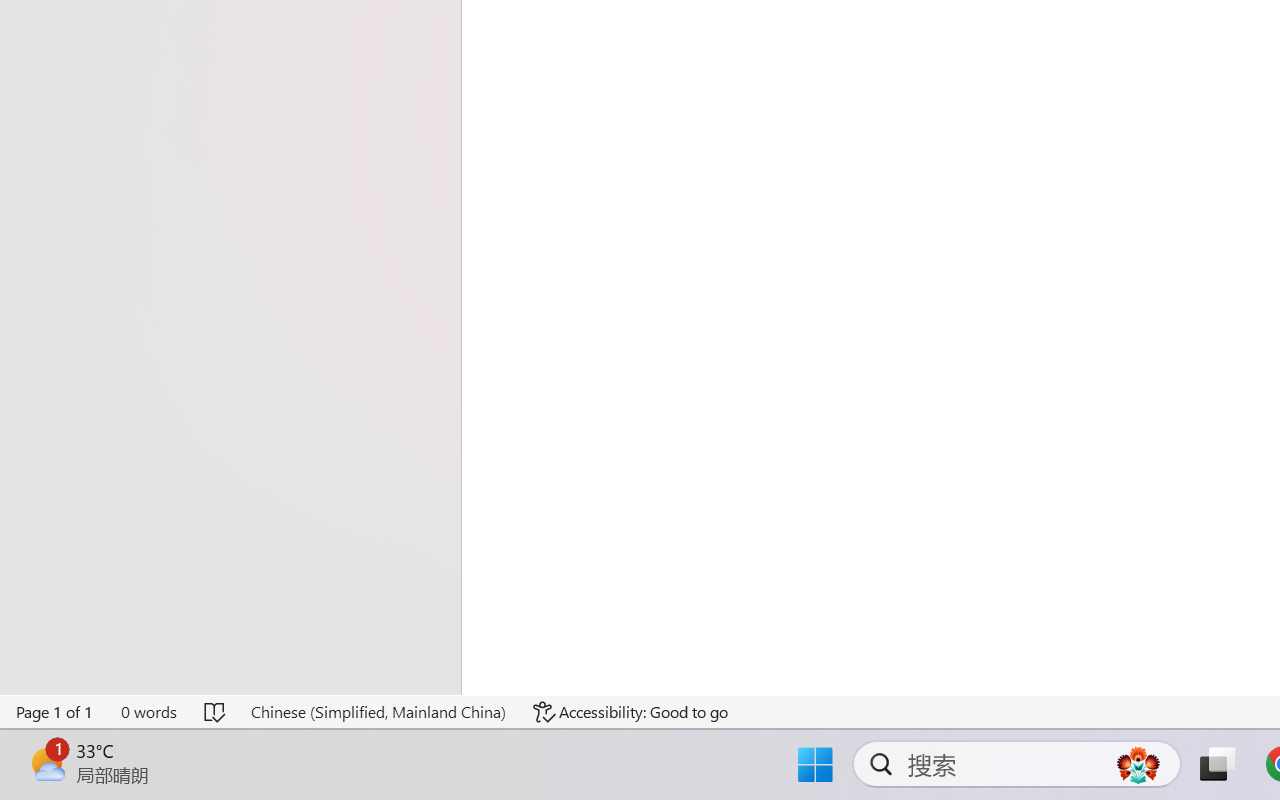 Image resolution: width=1280 pixels, height=800 pixels. Describe the element at coordinates (378, 711) in the screenshot. I see `'Language Chinese (Simplified, Mainland China)'` at that location.